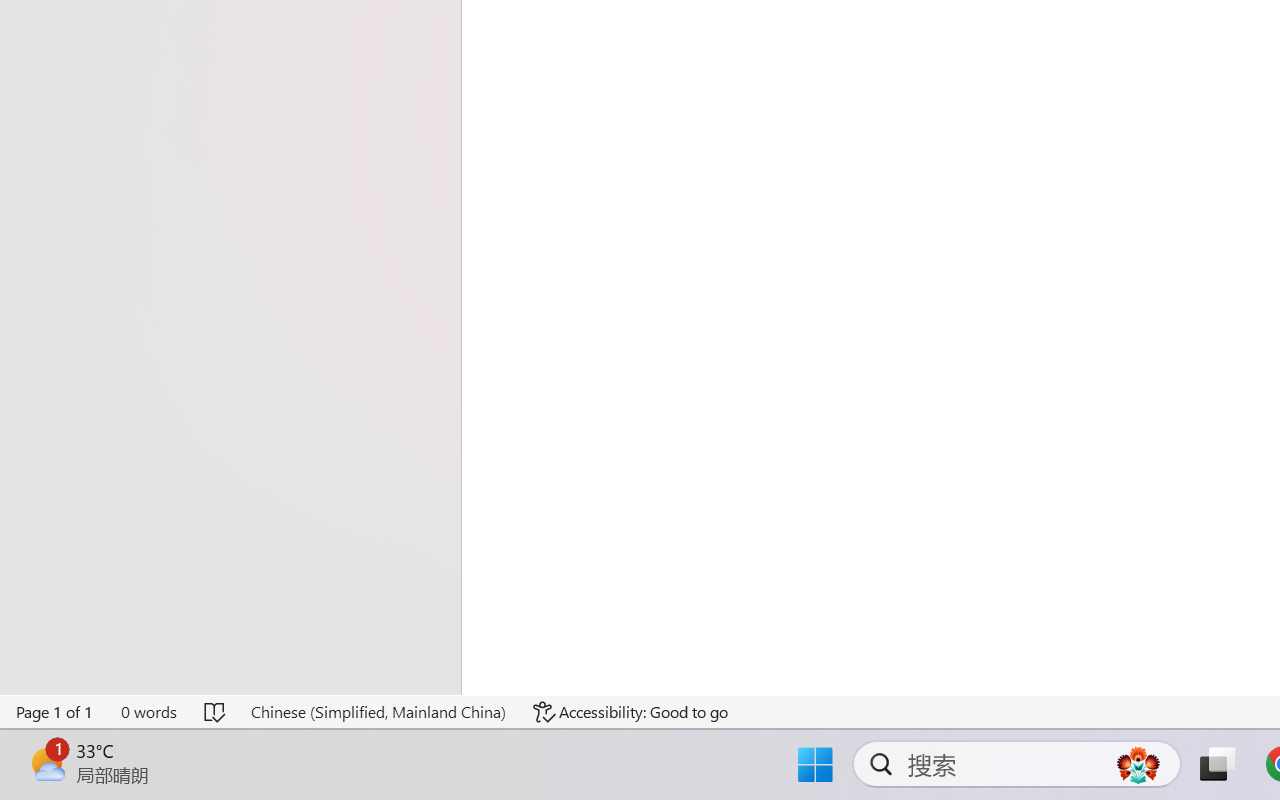 Image resolution: width=1280 pixels, height=800 pixels. Describe the element at coordinates (378, 711) in the screenshot. I see `'Language Chinese (Simplified, Mainland China)'` at that location.